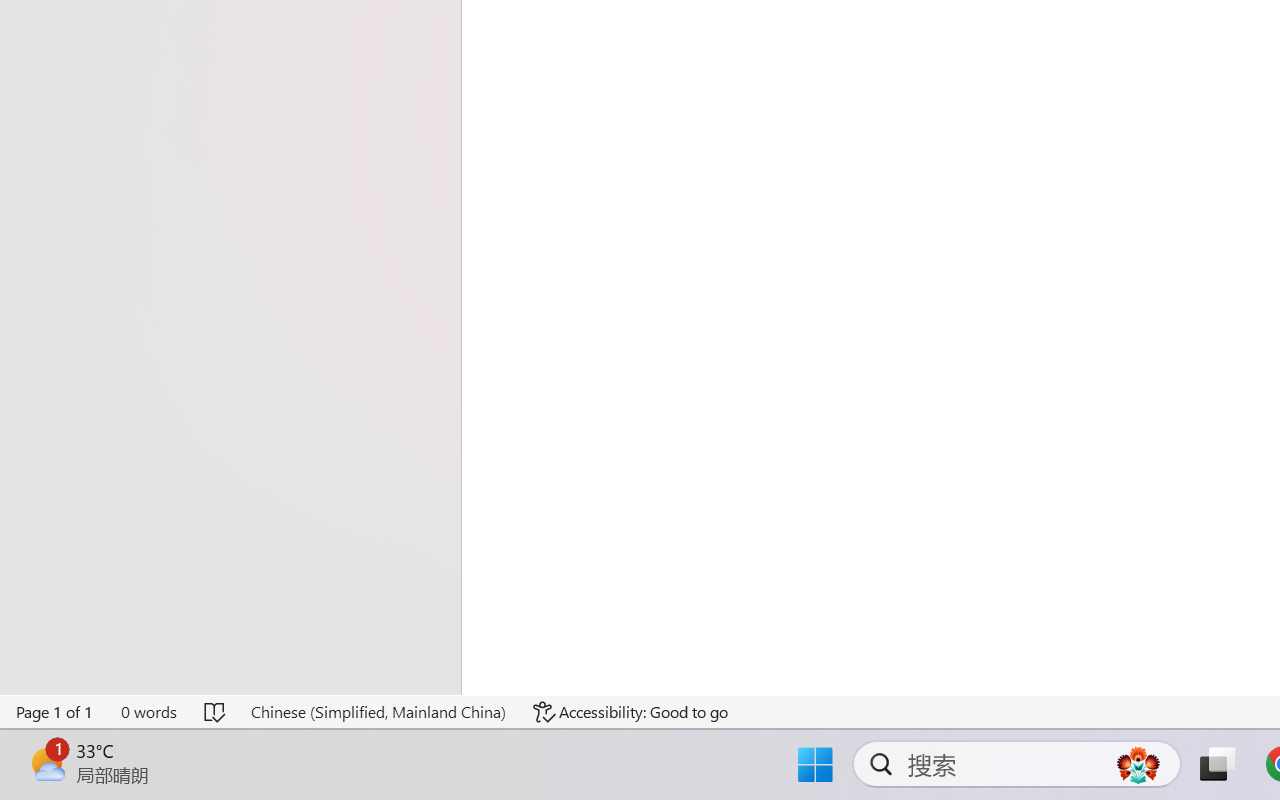 Image resolution: width=1280 pixels, height=800 pixels. Describe the element at coordinates (378, 711) in the screenshot. I see `'Language Chinese (Simplified, Mainland China)'` at that location.